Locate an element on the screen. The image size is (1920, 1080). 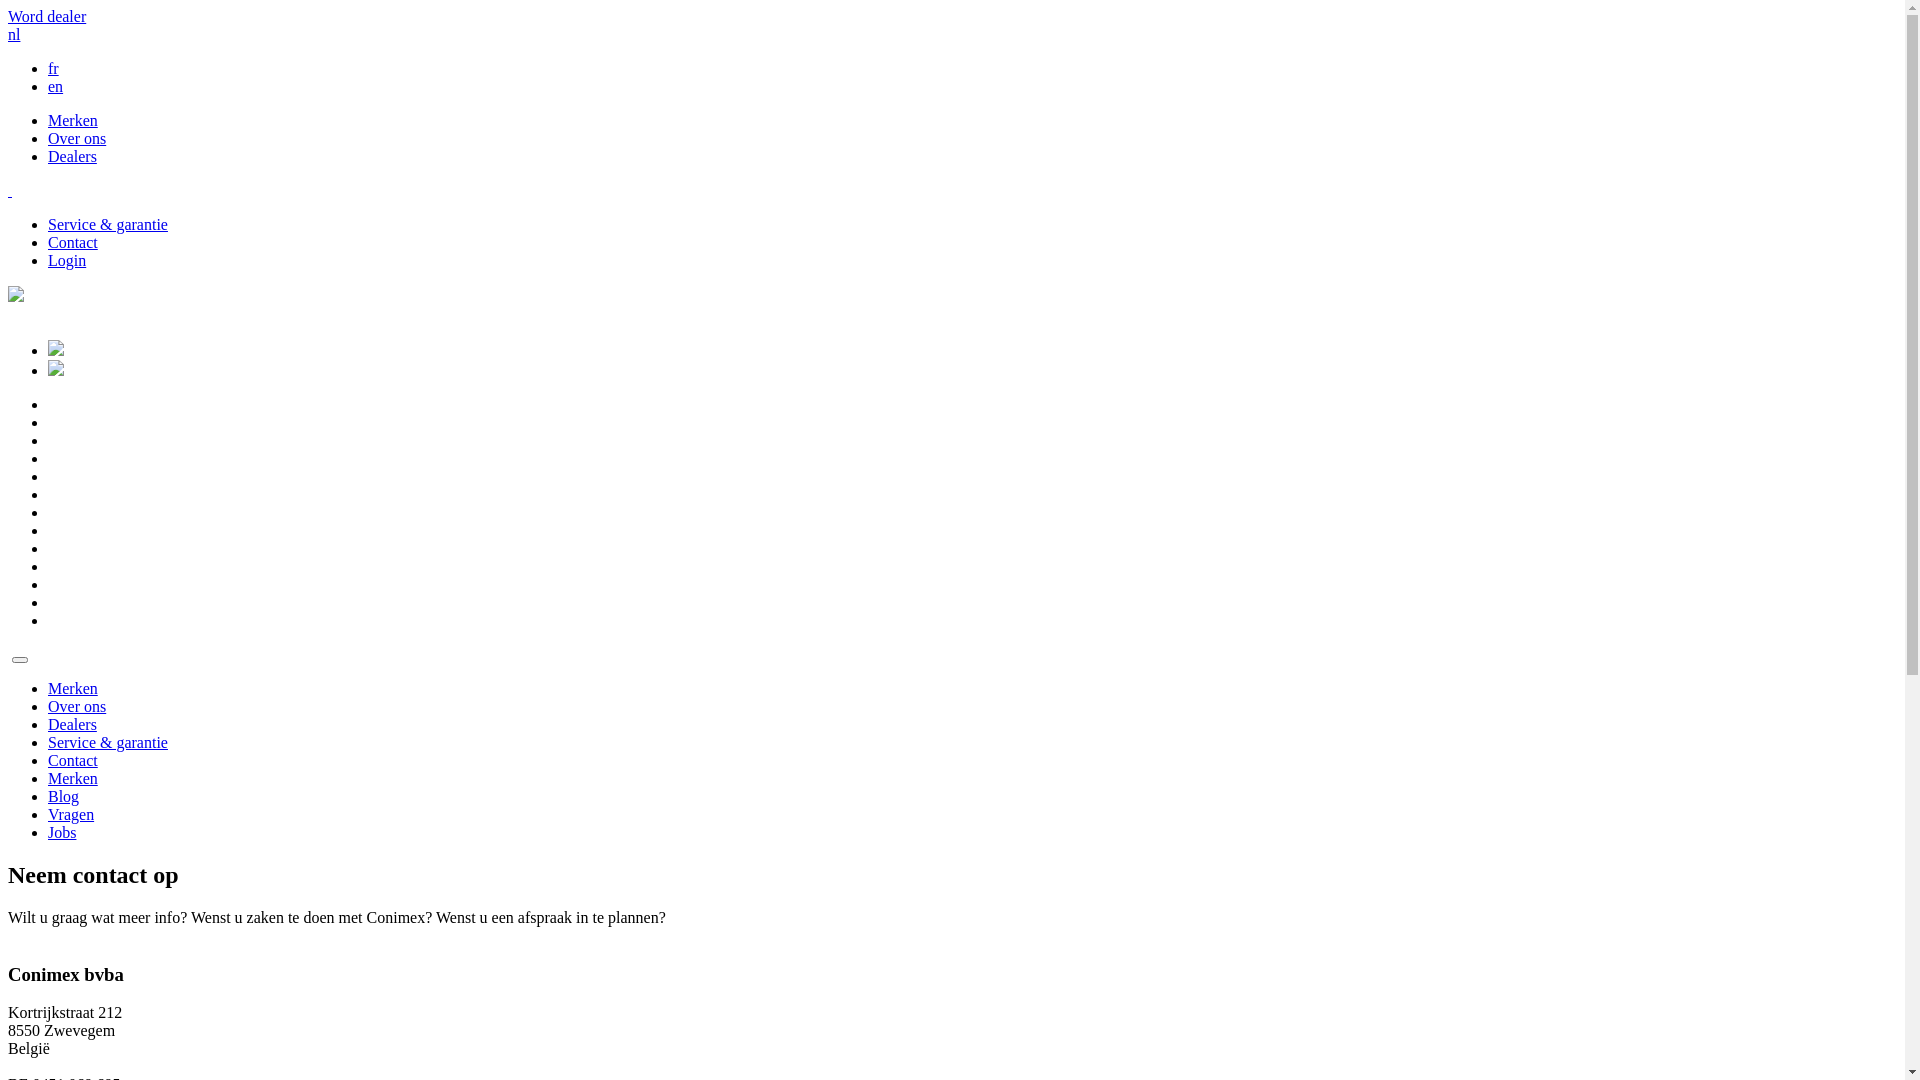
'Aanmelden' is located at coordinates (56, 349).